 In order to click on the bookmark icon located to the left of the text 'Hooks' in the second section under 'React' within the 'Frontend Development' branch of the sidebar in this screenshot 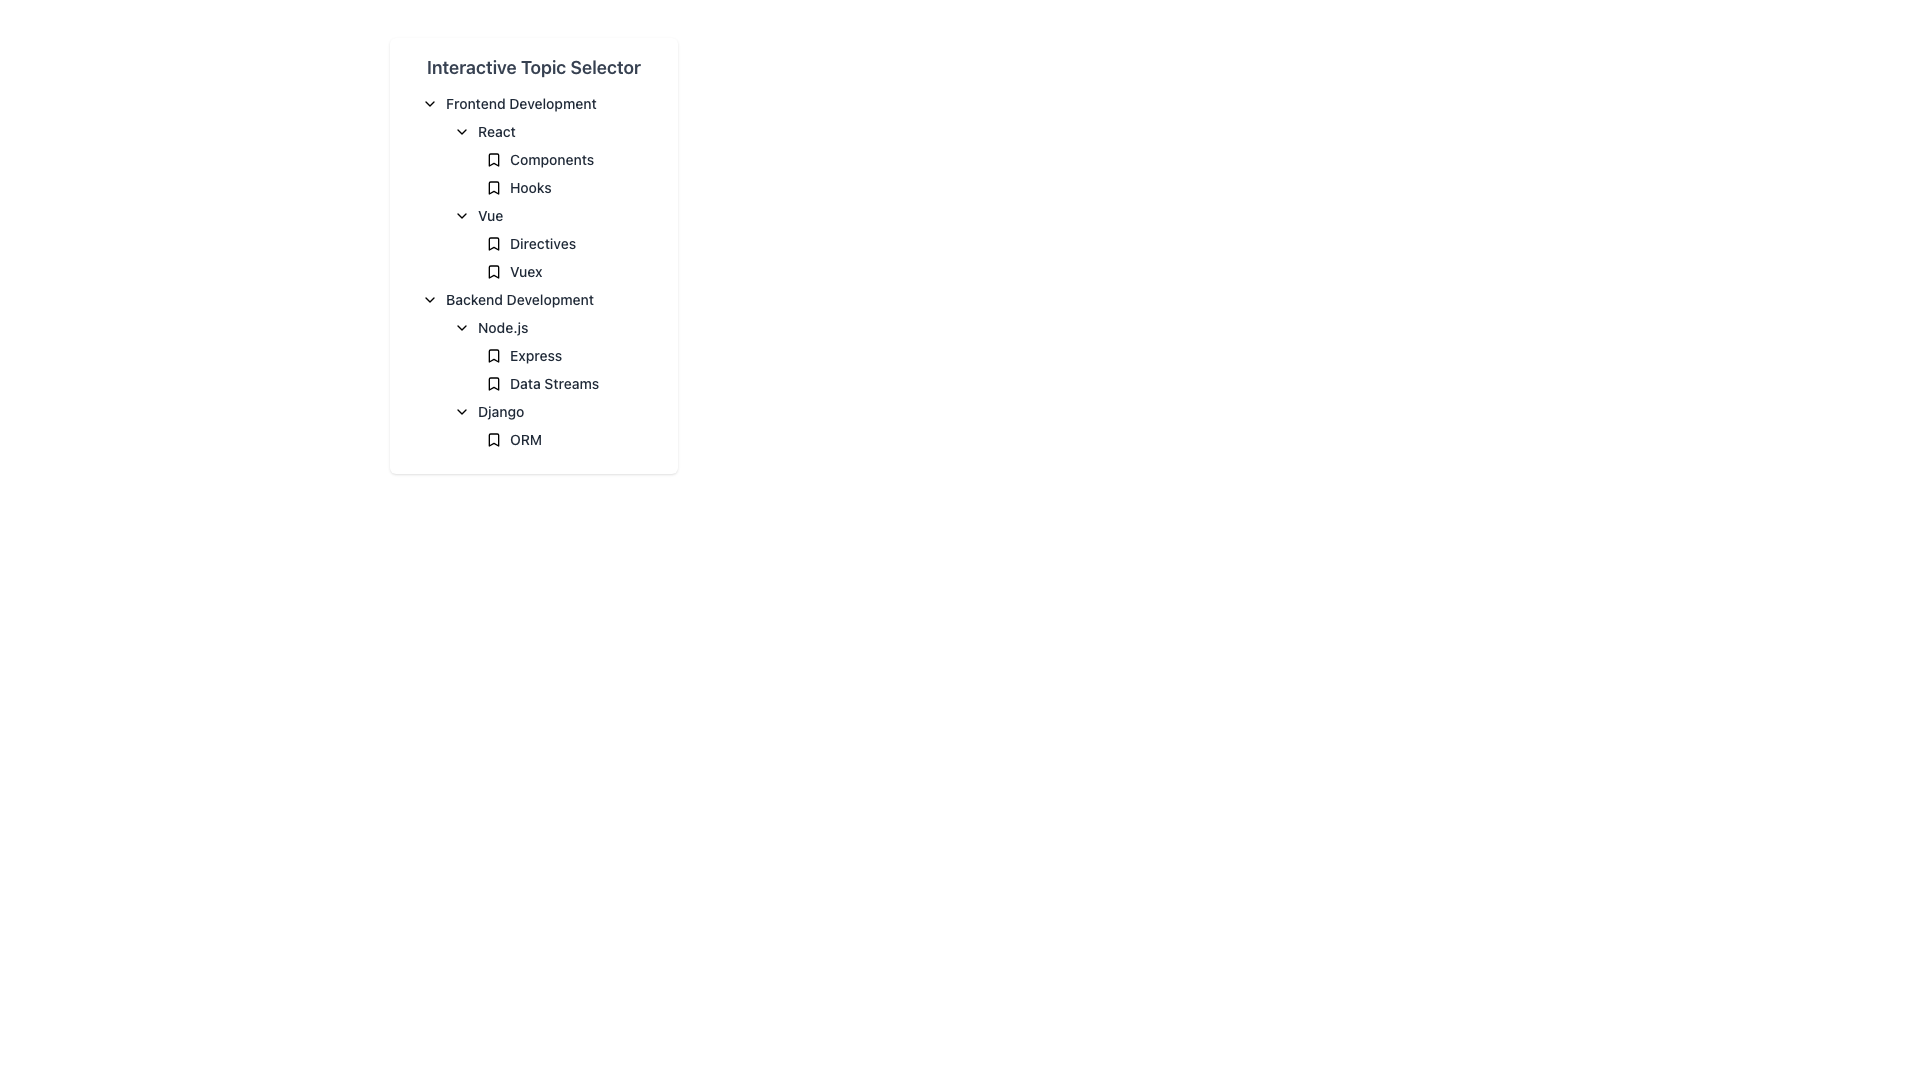, I will do `click(494, 188)`.